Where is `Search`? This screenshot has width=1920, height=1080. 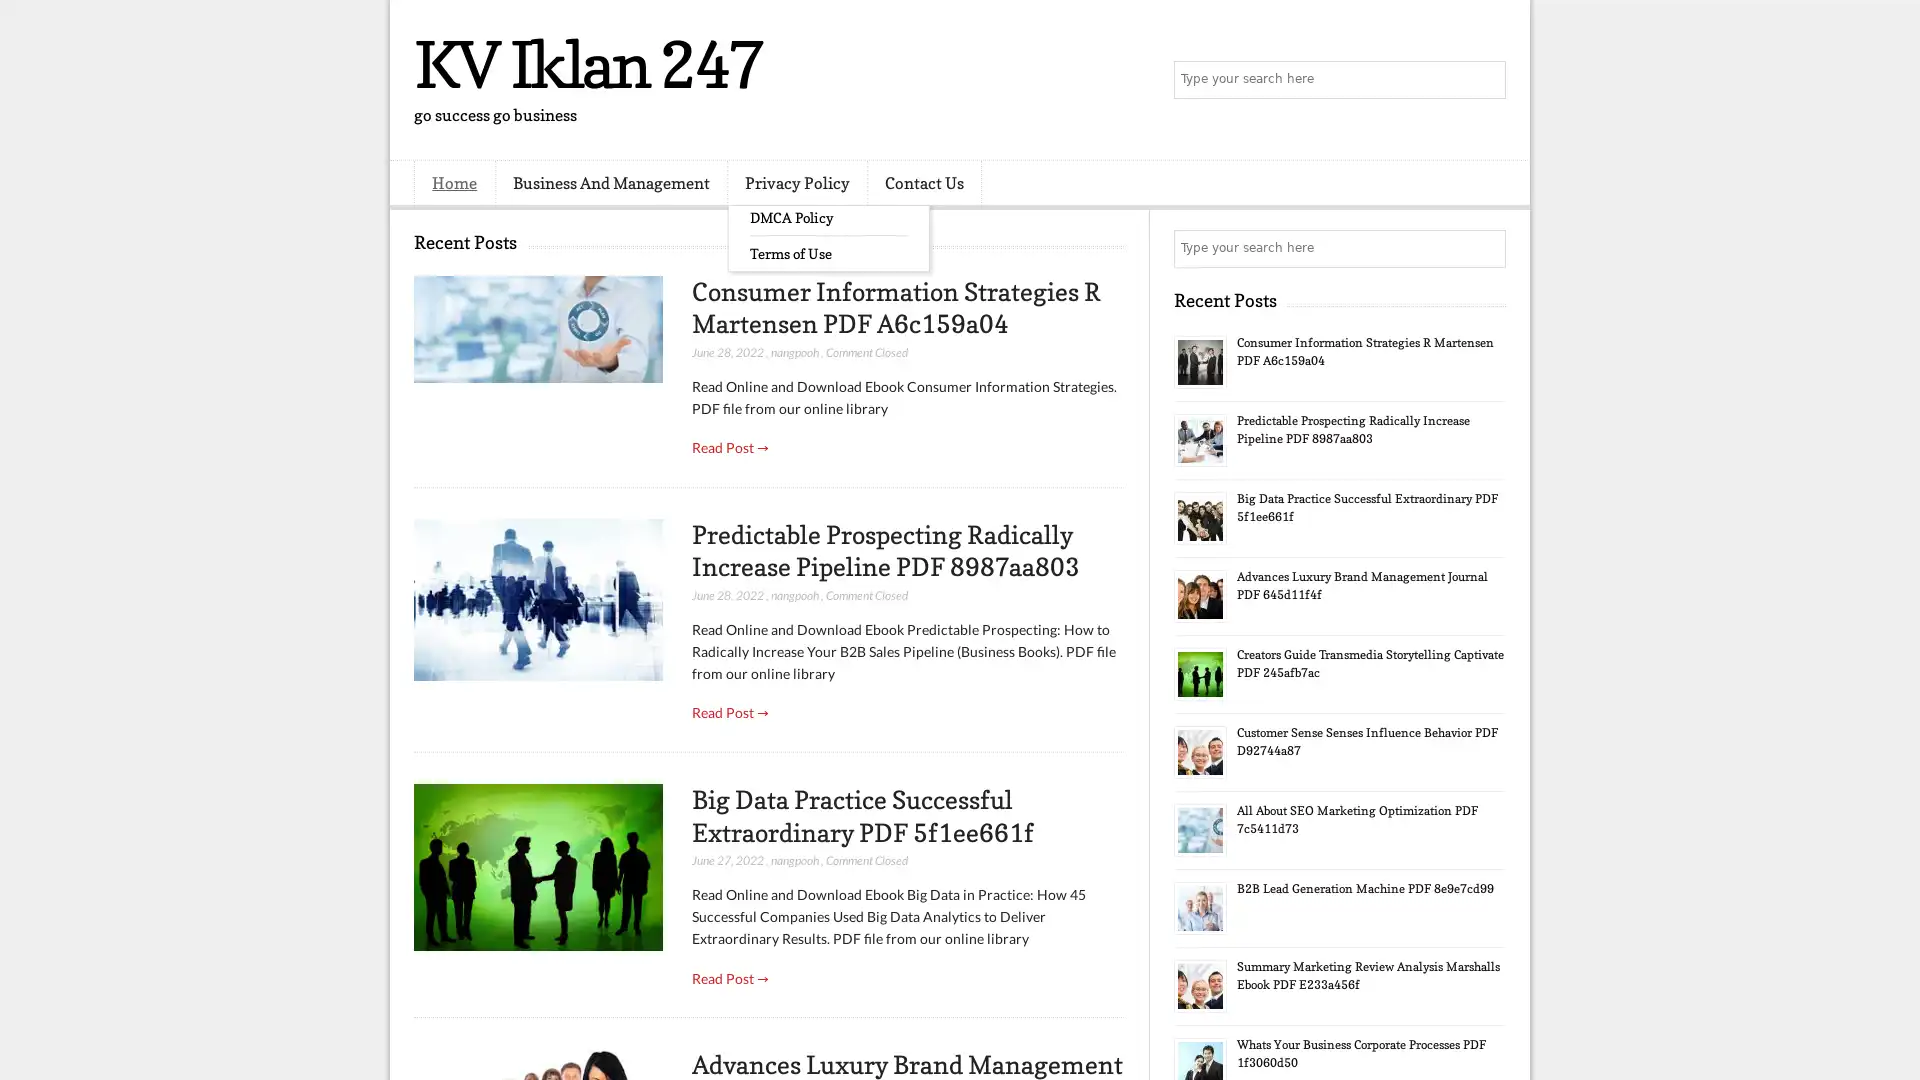 Search is located at coordinates (1485, 248).